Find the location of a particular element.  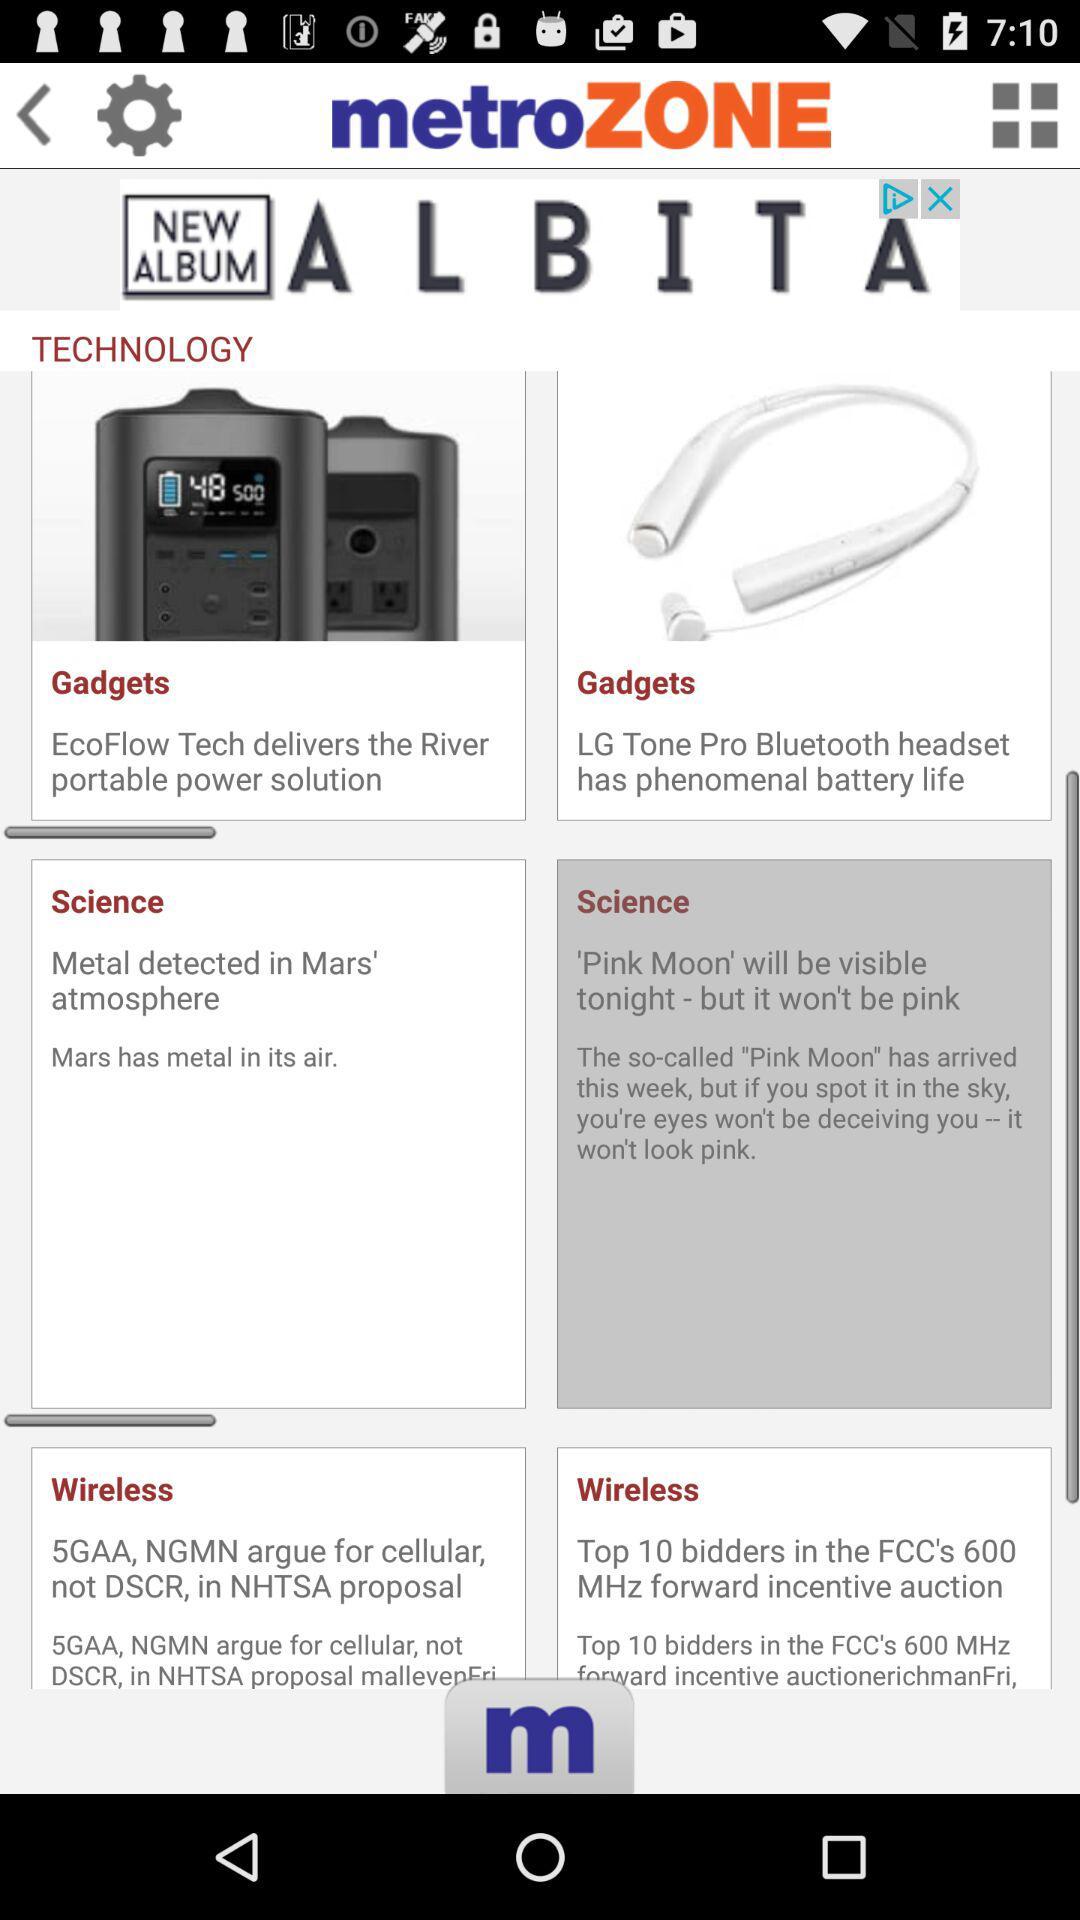

the dashboard icon is located at coordinates (1024, 122).